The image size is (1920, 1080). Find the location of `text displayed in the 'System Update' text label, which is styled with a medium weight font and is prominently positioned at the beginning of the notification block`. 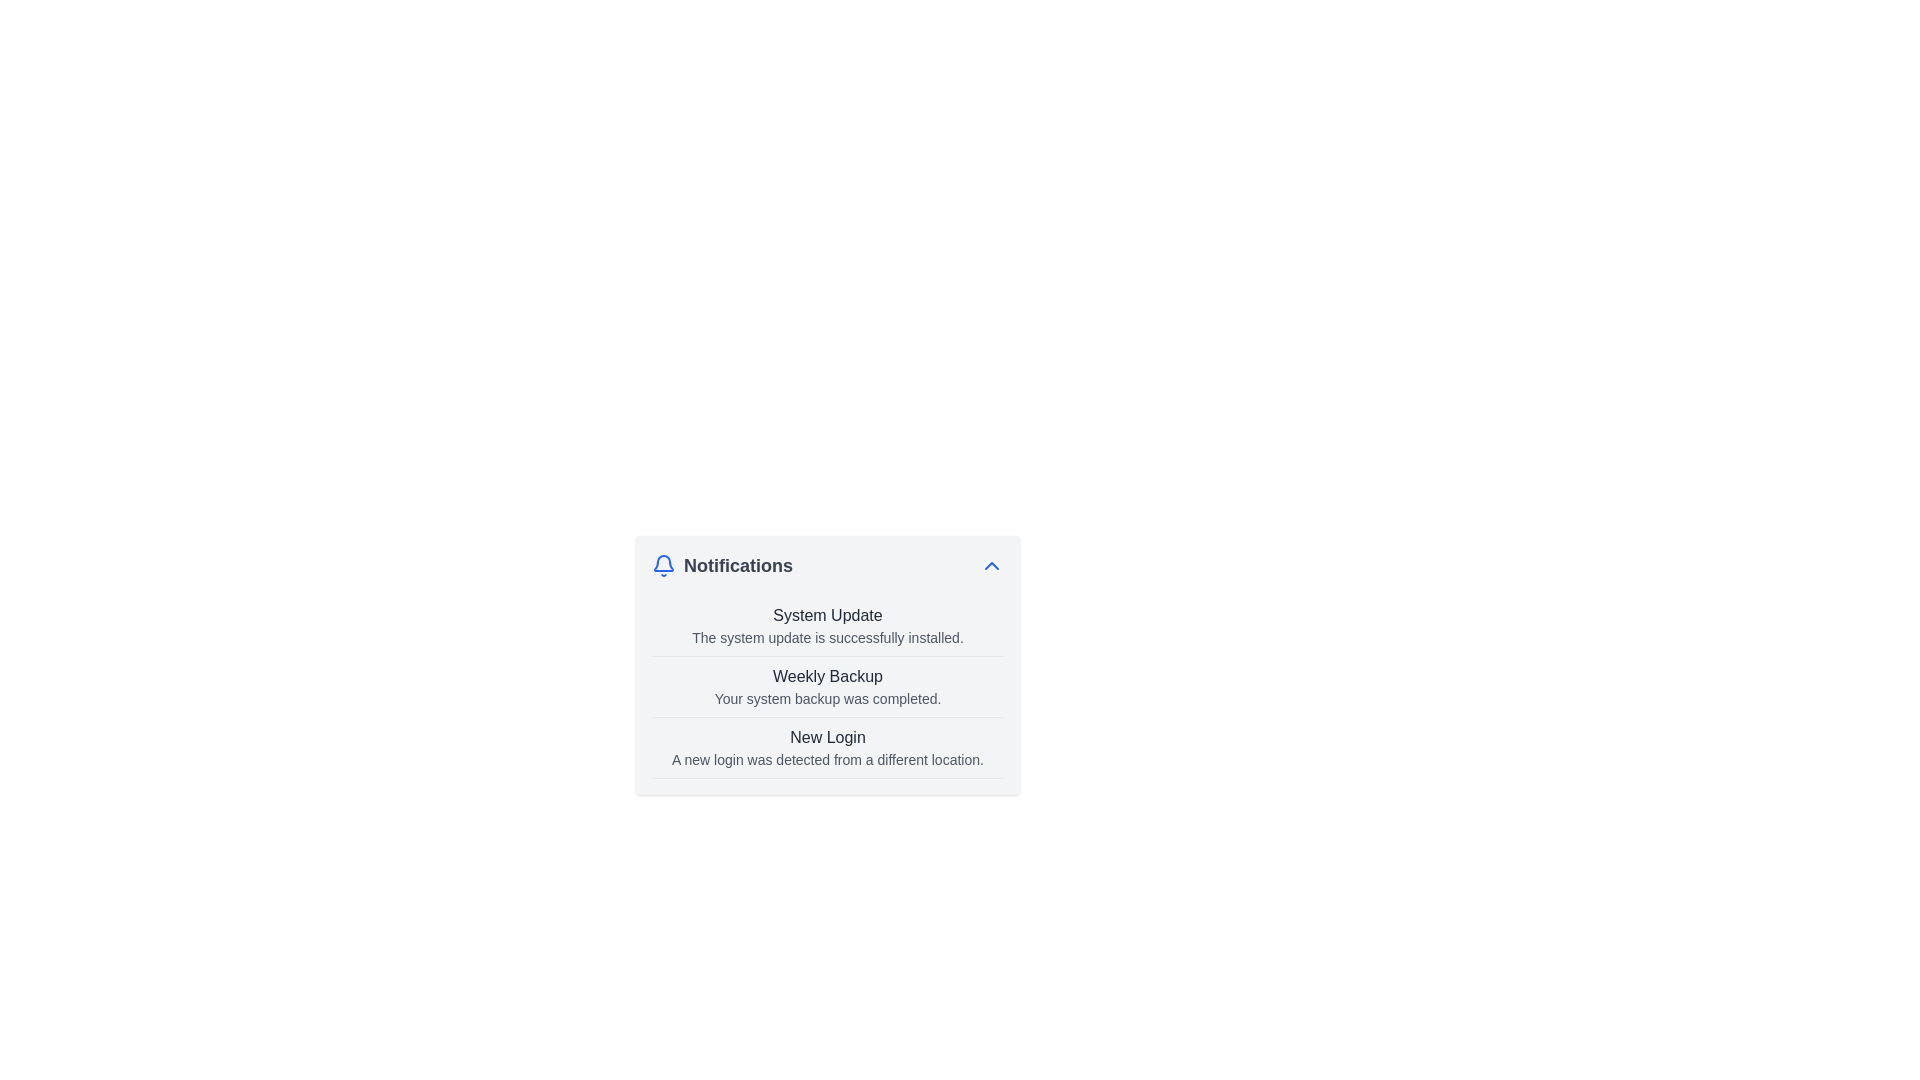

text displayed in the 'System Update' text label, which is styled with a medium weight font and is prominently positioned at the beginning of the notification block is located at coordinates (828, 615).